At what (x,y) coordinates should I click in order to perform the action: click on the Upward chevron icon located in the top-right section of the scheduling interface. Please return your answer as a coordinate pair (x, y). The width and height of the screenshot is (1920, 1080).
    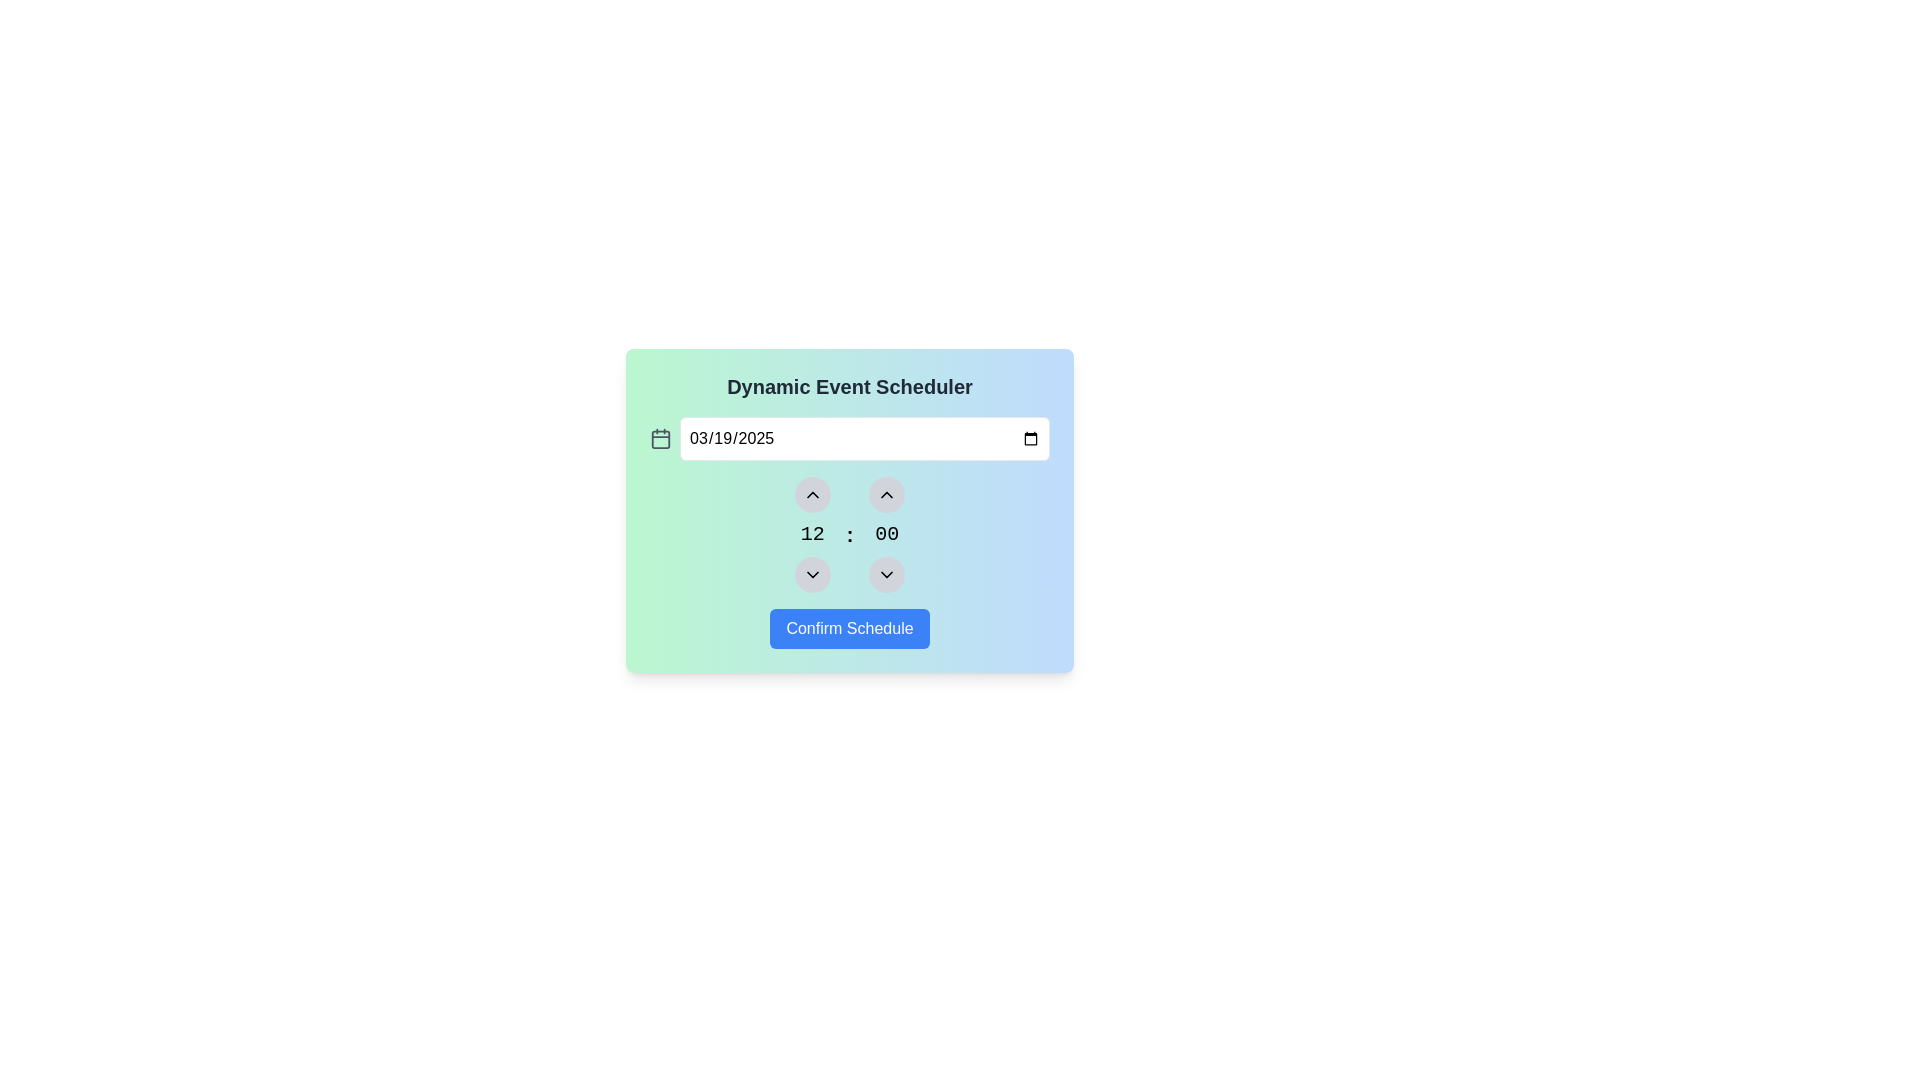
    Looking at the image, I should click on (812, 494).